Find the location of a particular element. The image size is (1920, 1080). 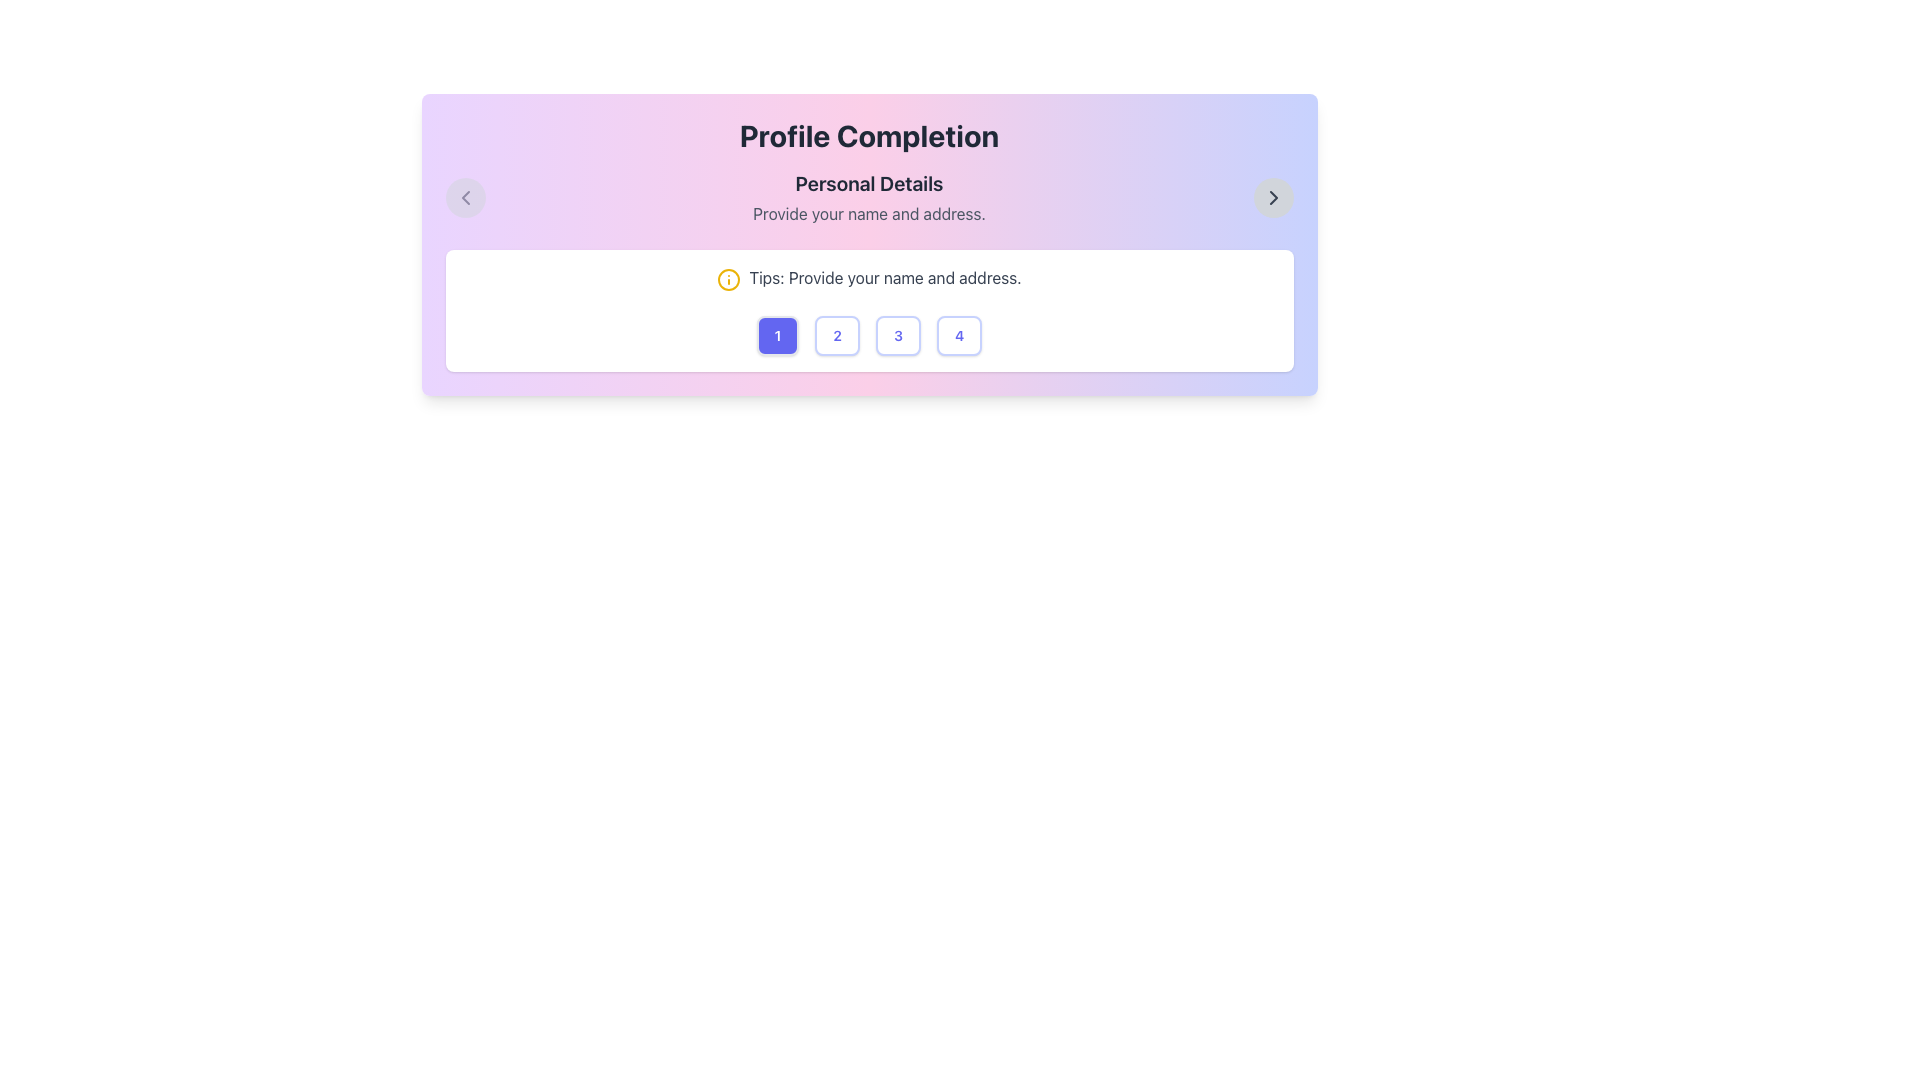

the static text label displaying the instruction 'Tips: Provide your name and address.' which is styled with a gray font and located next to a yellow circular information icon is located at coordinates (884, 277).